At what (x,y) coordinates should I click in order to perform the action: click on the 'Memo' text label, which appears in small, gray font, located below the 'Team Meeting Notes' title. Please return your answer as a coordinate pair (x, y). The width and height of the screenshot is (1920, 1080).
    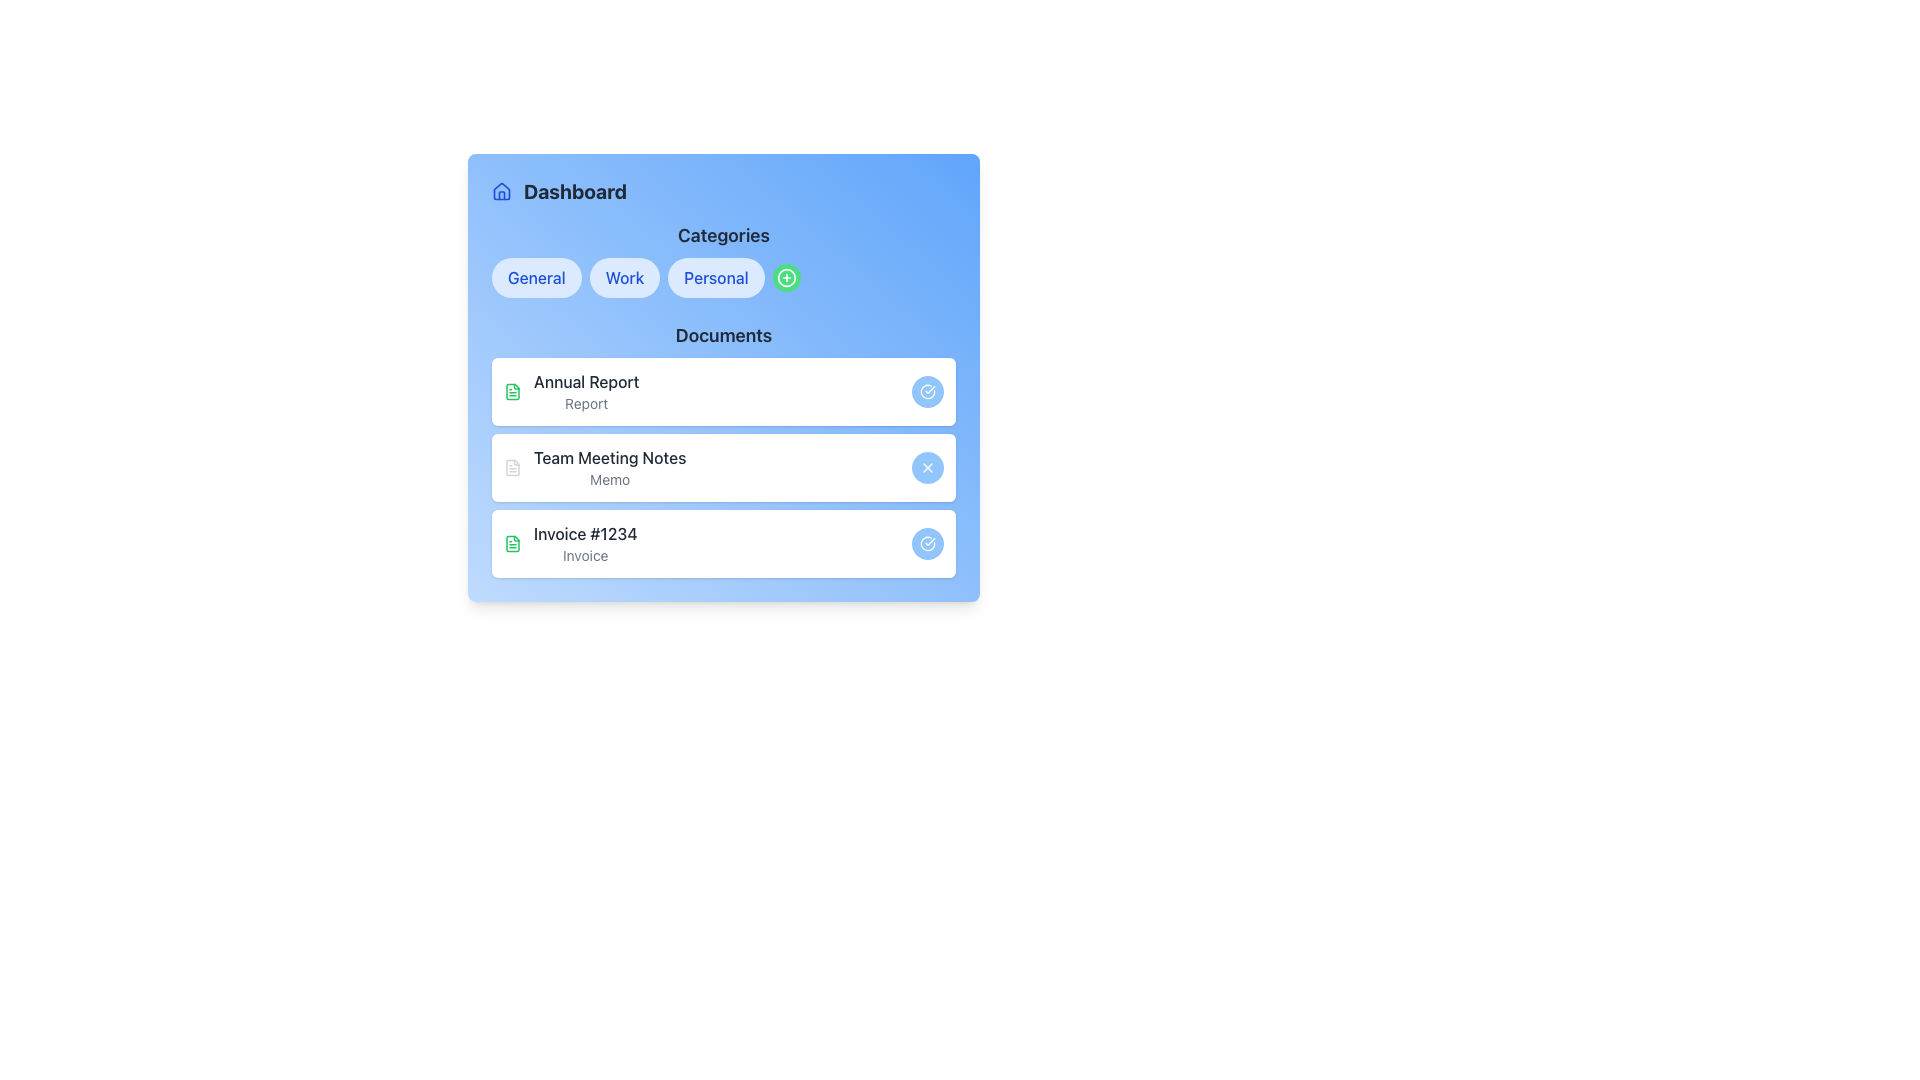
    Looking at the image, I should click on (609, 479).